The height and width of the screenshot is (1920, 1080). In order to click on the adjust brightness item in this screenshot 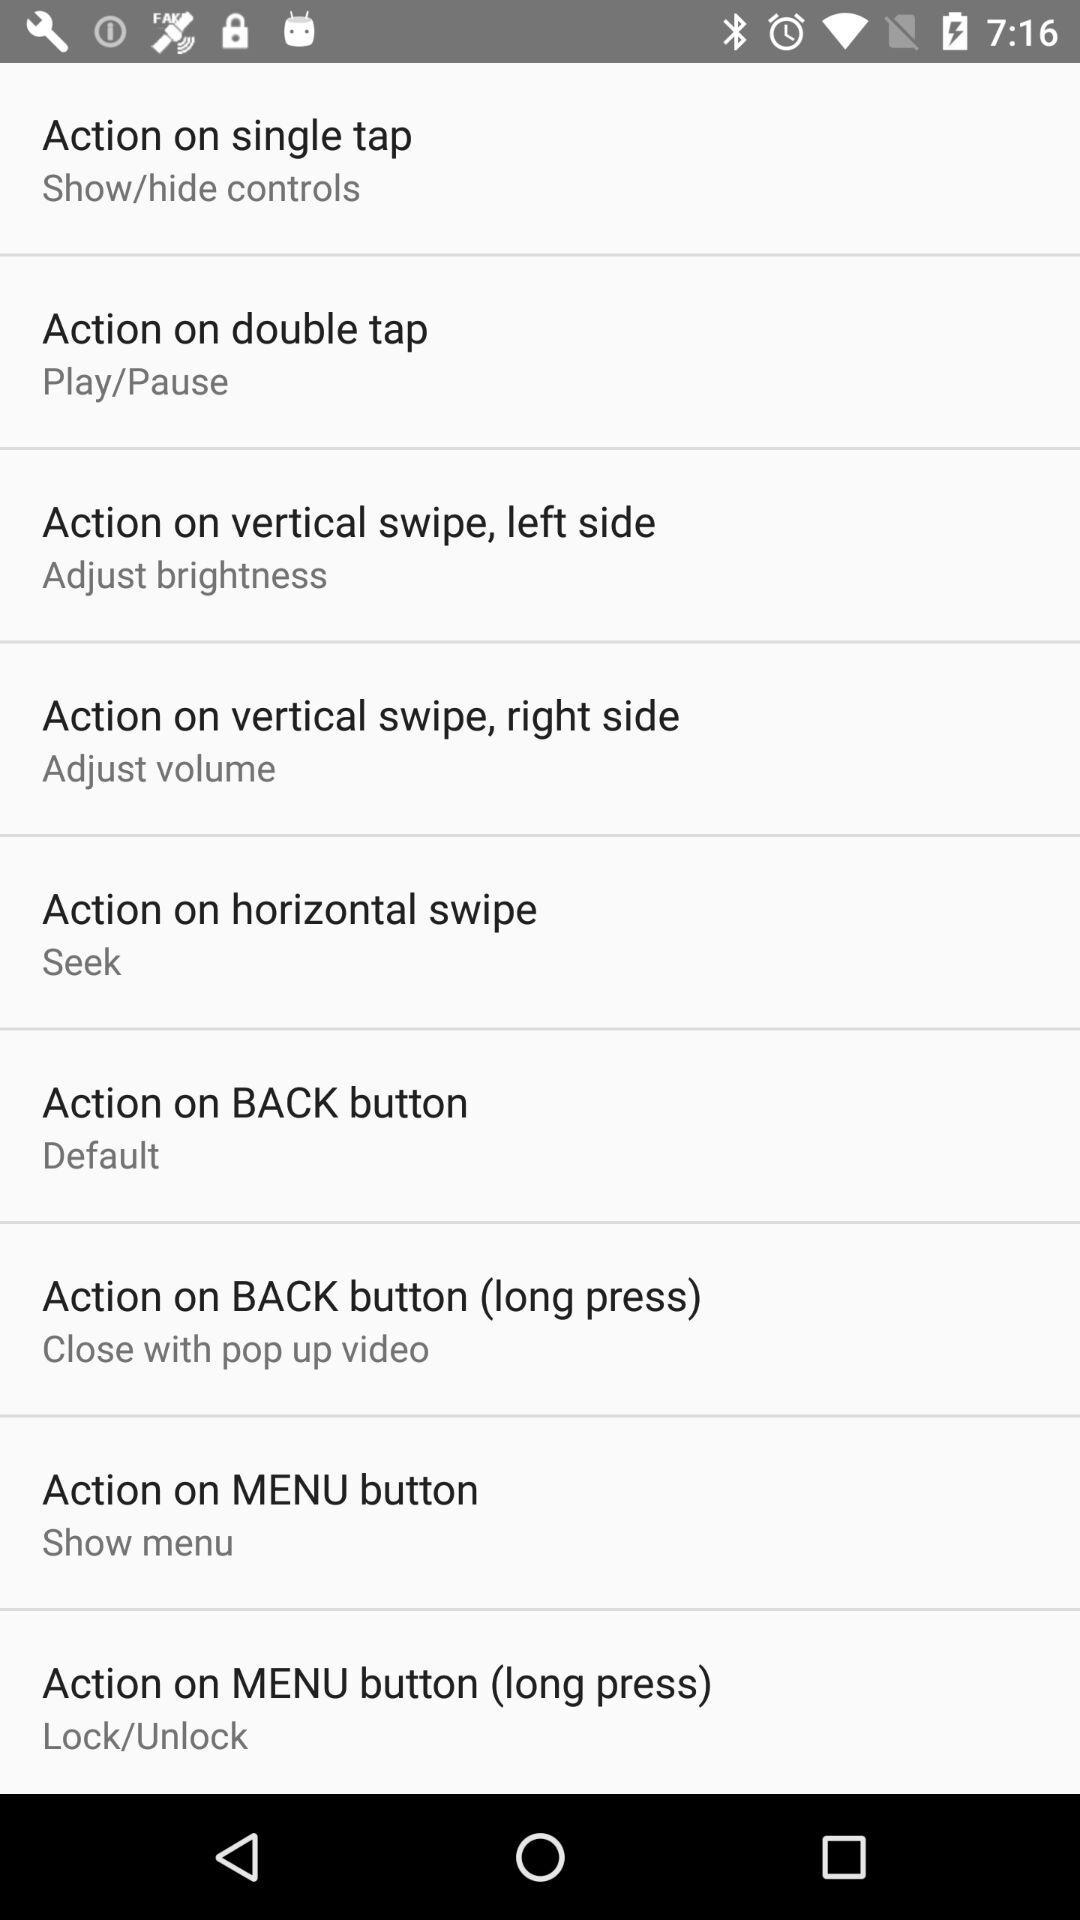, I will do `click(184, 572)`.